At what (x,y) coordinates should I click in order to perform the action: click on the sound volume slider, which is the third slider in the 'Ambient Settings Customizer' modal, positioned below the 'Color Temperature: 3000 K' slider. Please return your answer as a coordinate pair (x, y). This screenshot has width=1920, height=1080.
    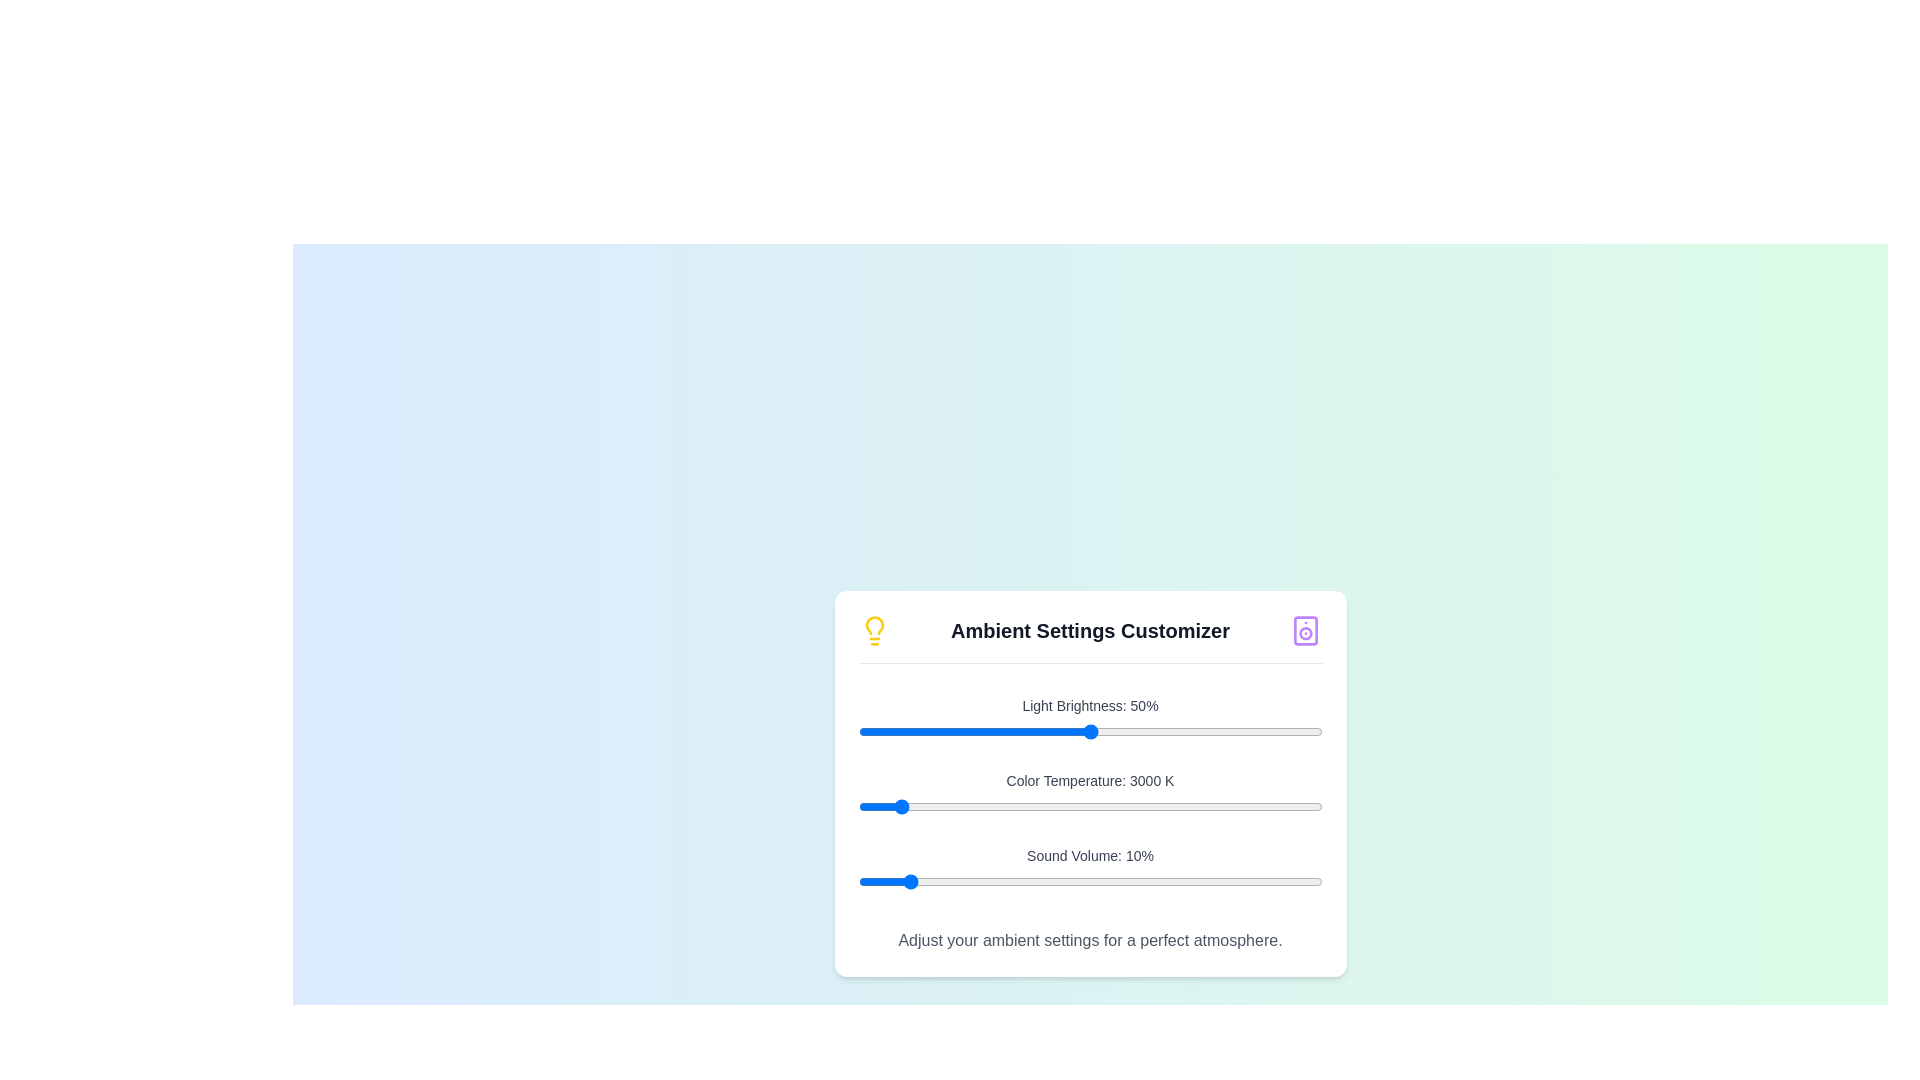
    Looking at the image, I should click on (1089, 881).